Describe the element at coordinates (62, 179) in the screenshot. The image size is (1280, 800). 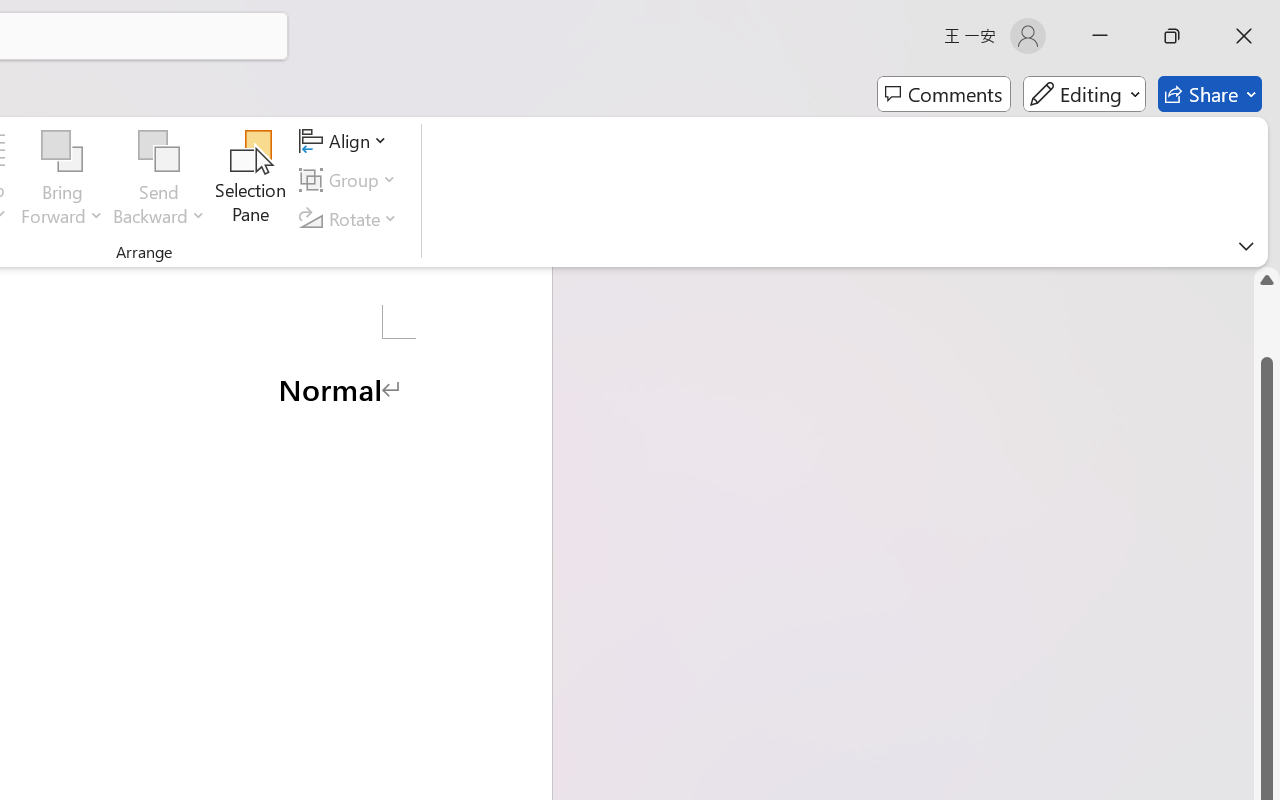
I see `'Bring Forward'` at that location.